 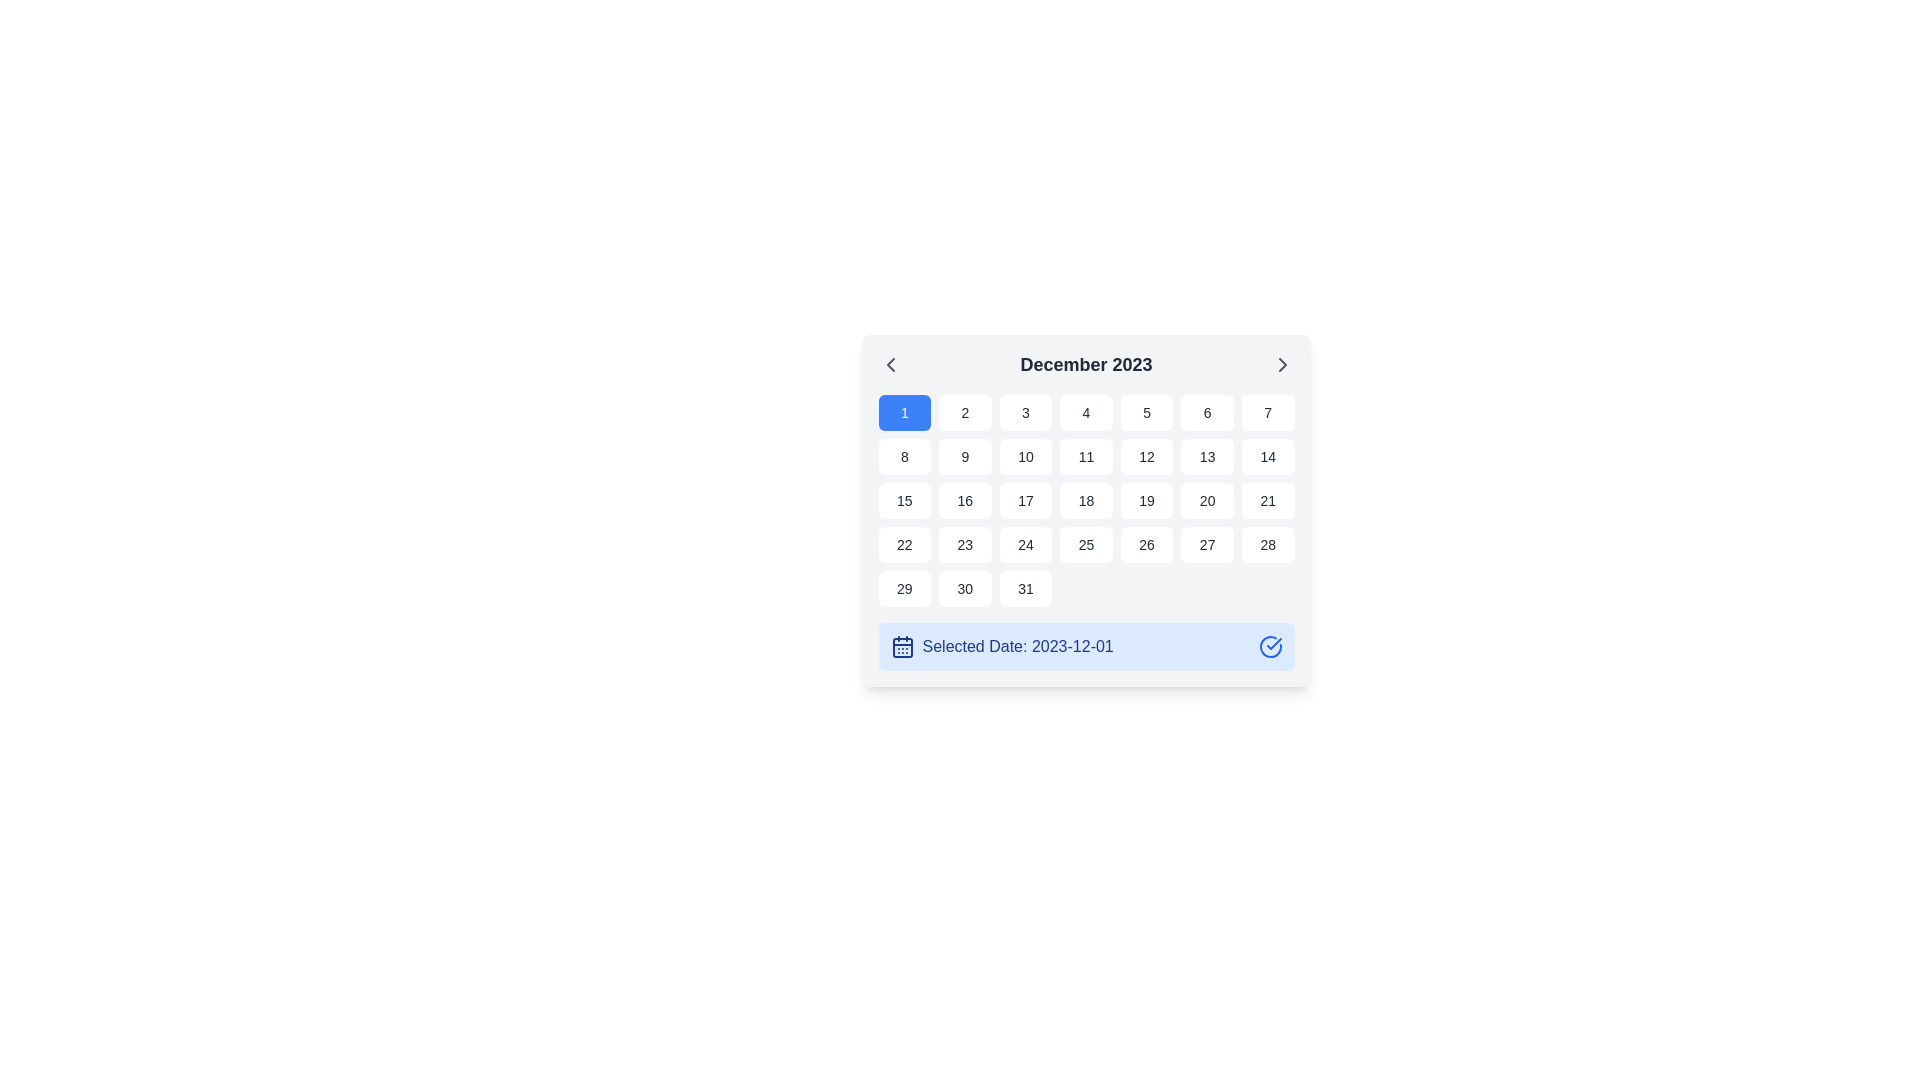 What do you see at coordinates (1085, 500) in the screenshot?
I see `an individual date box in the Calendar Date Selector Grid, which is located below the header displaying 'December 2023'` at bounding box center [1085, 500].